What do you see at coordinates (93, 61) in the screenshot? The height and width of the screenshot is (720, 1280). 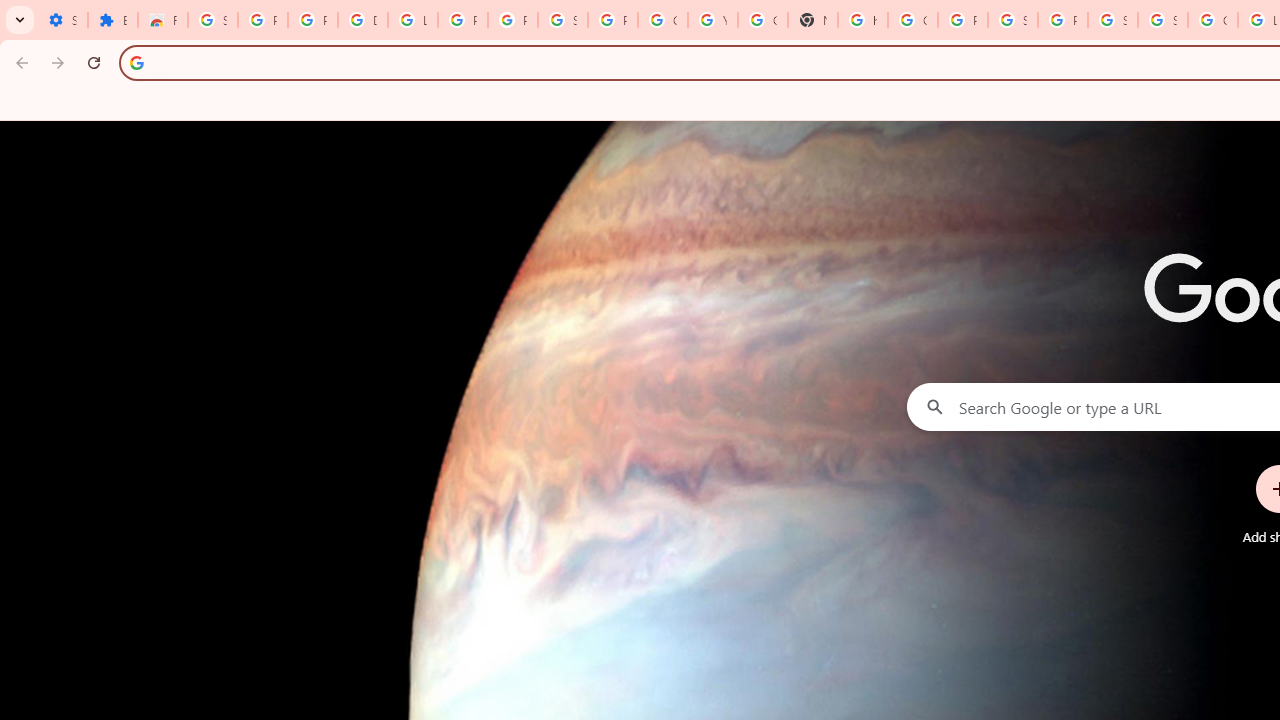 I see `'Reload'` at bounding box center [93, 61].